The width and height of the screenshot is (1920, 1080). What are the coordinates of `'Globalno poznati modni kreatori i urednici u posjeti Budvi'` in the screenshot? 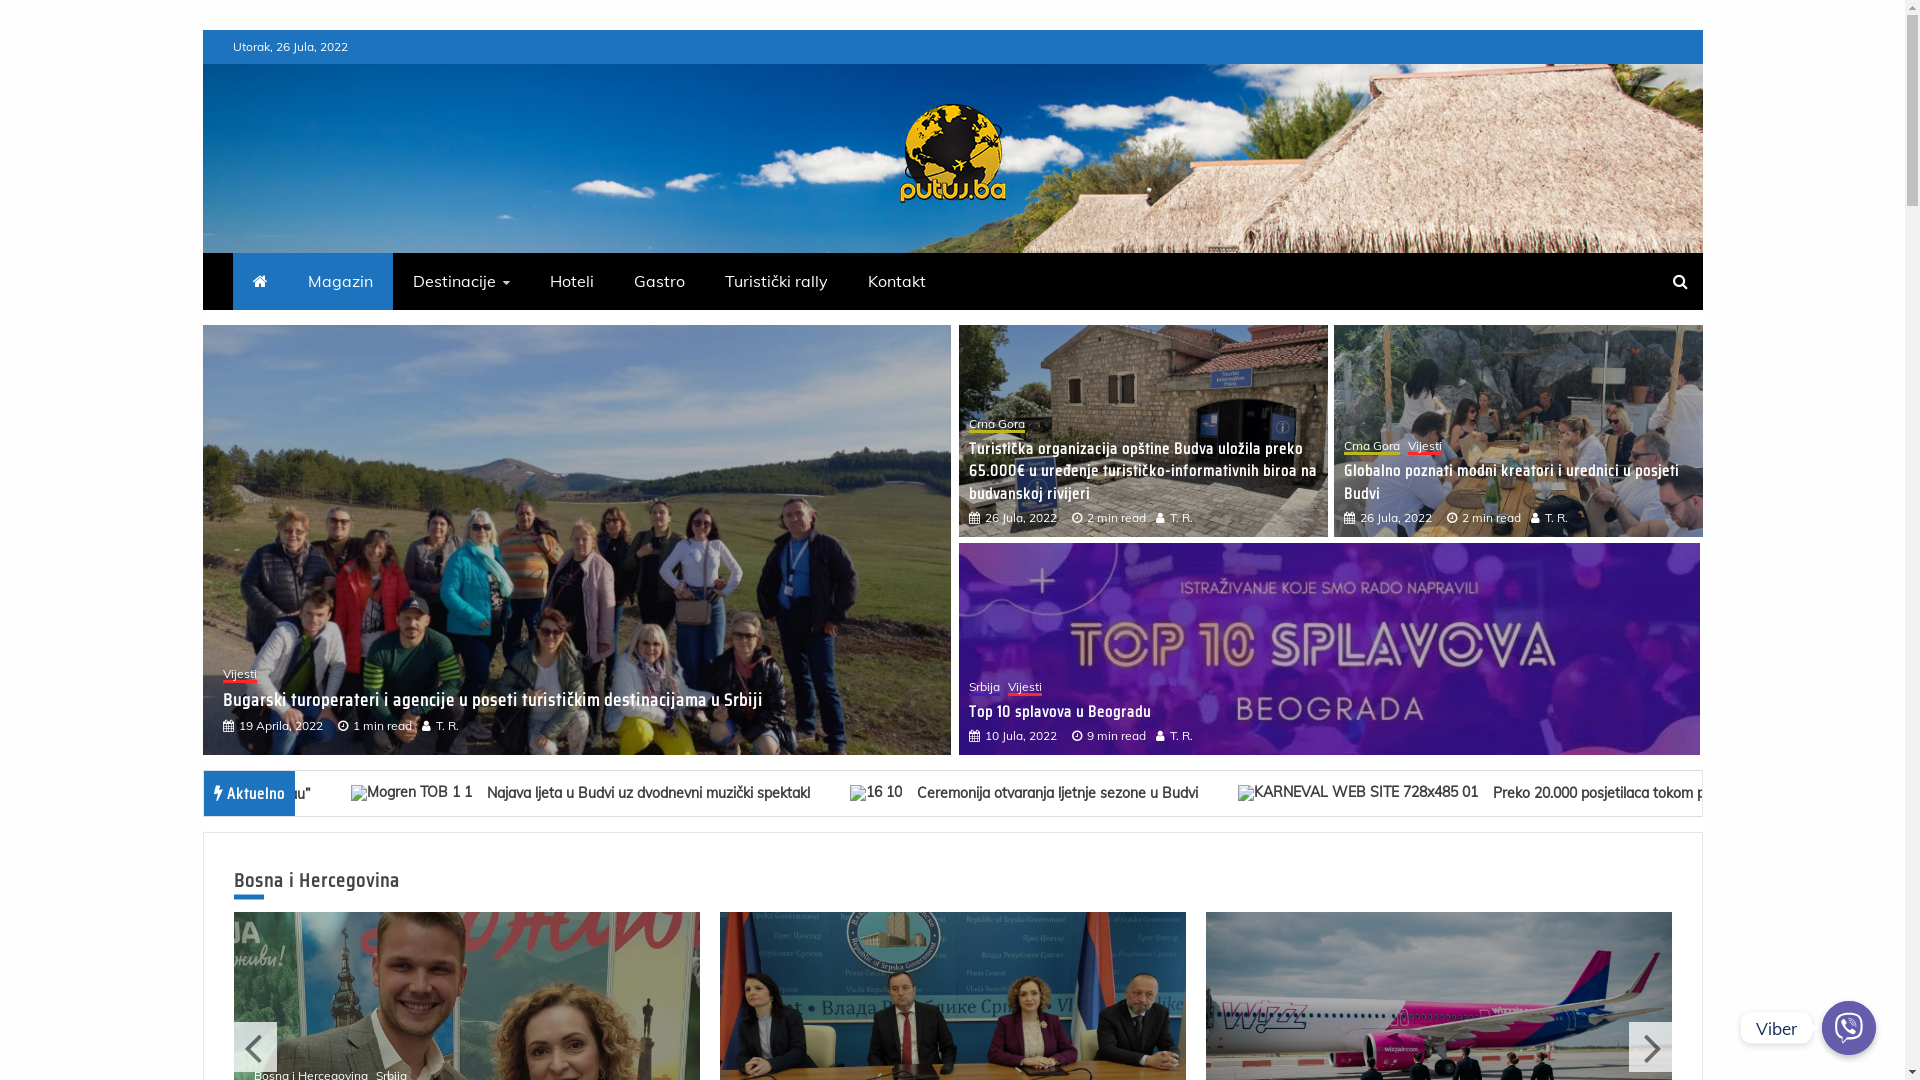 It's located at (1511, 481).